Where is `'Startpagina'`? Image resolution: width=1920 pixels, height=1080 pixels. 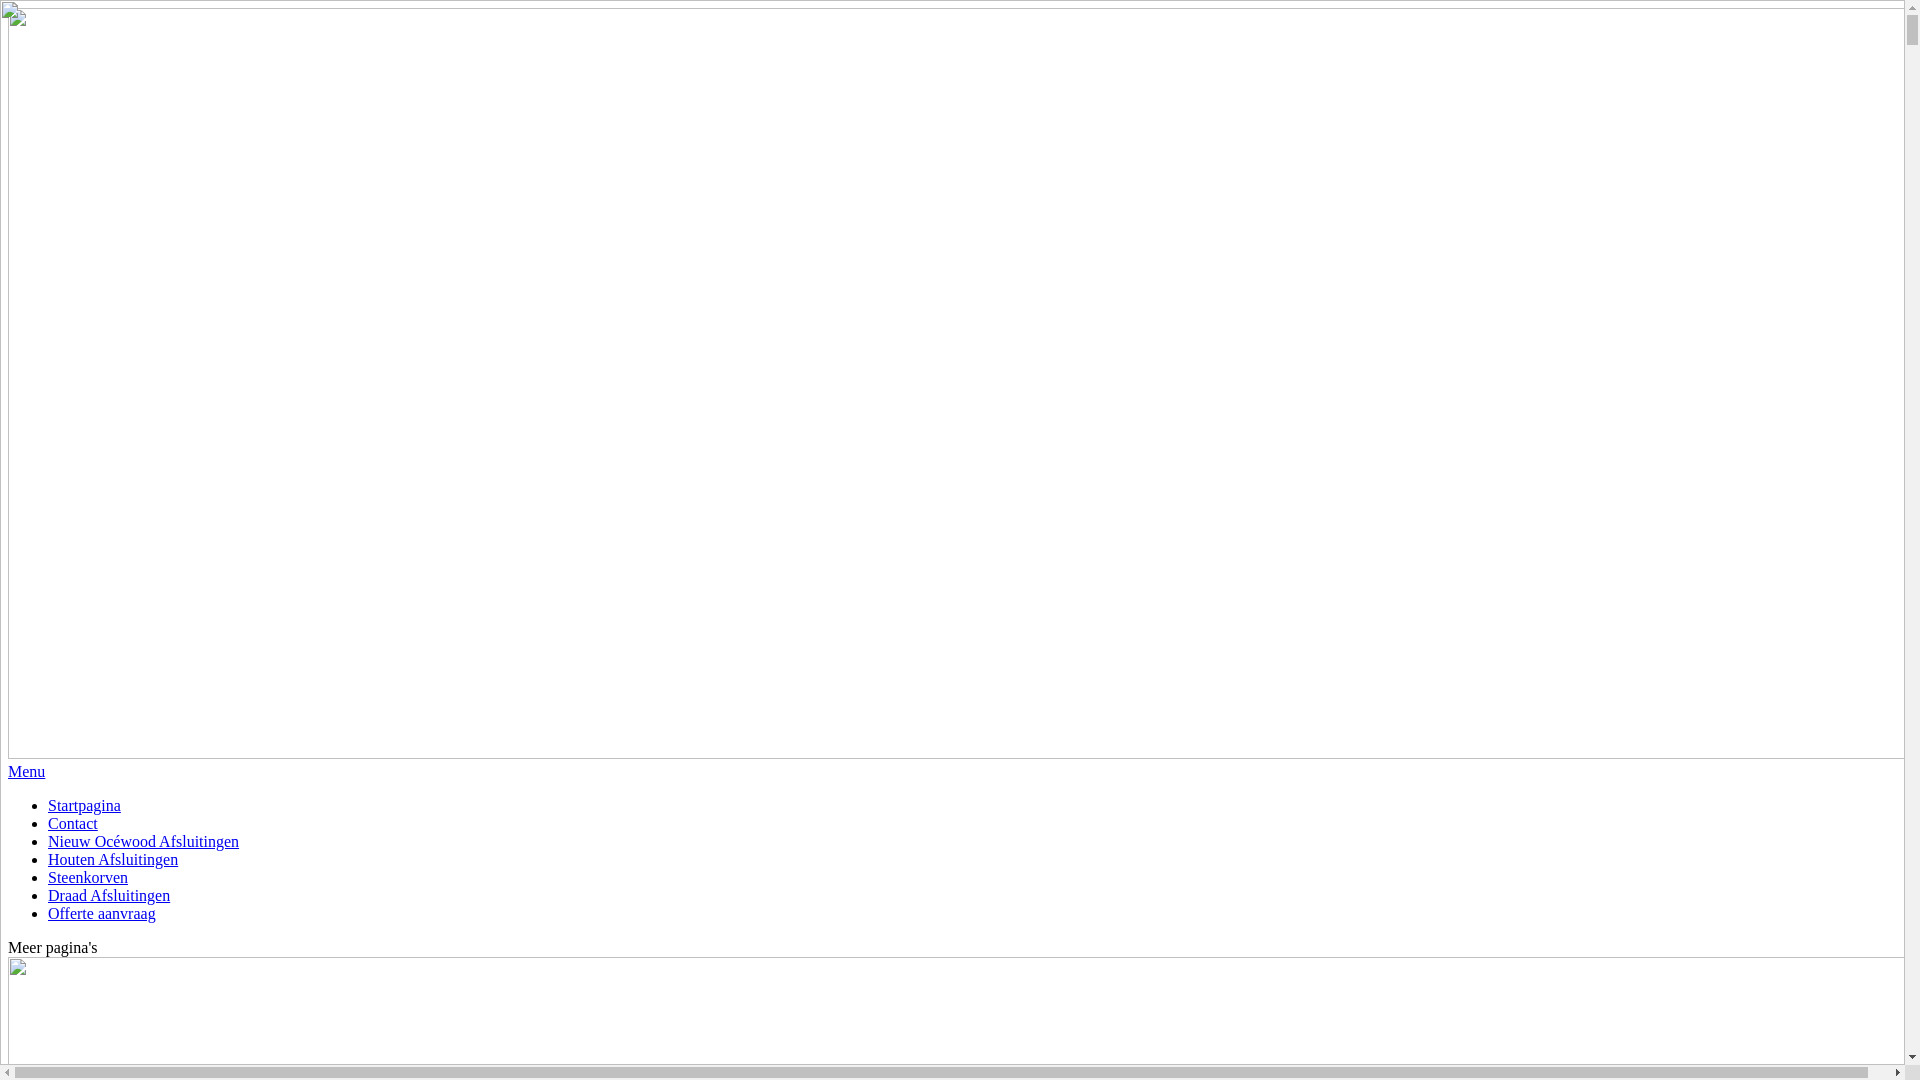 'Startpagina' is located at coordinates (83, 804).